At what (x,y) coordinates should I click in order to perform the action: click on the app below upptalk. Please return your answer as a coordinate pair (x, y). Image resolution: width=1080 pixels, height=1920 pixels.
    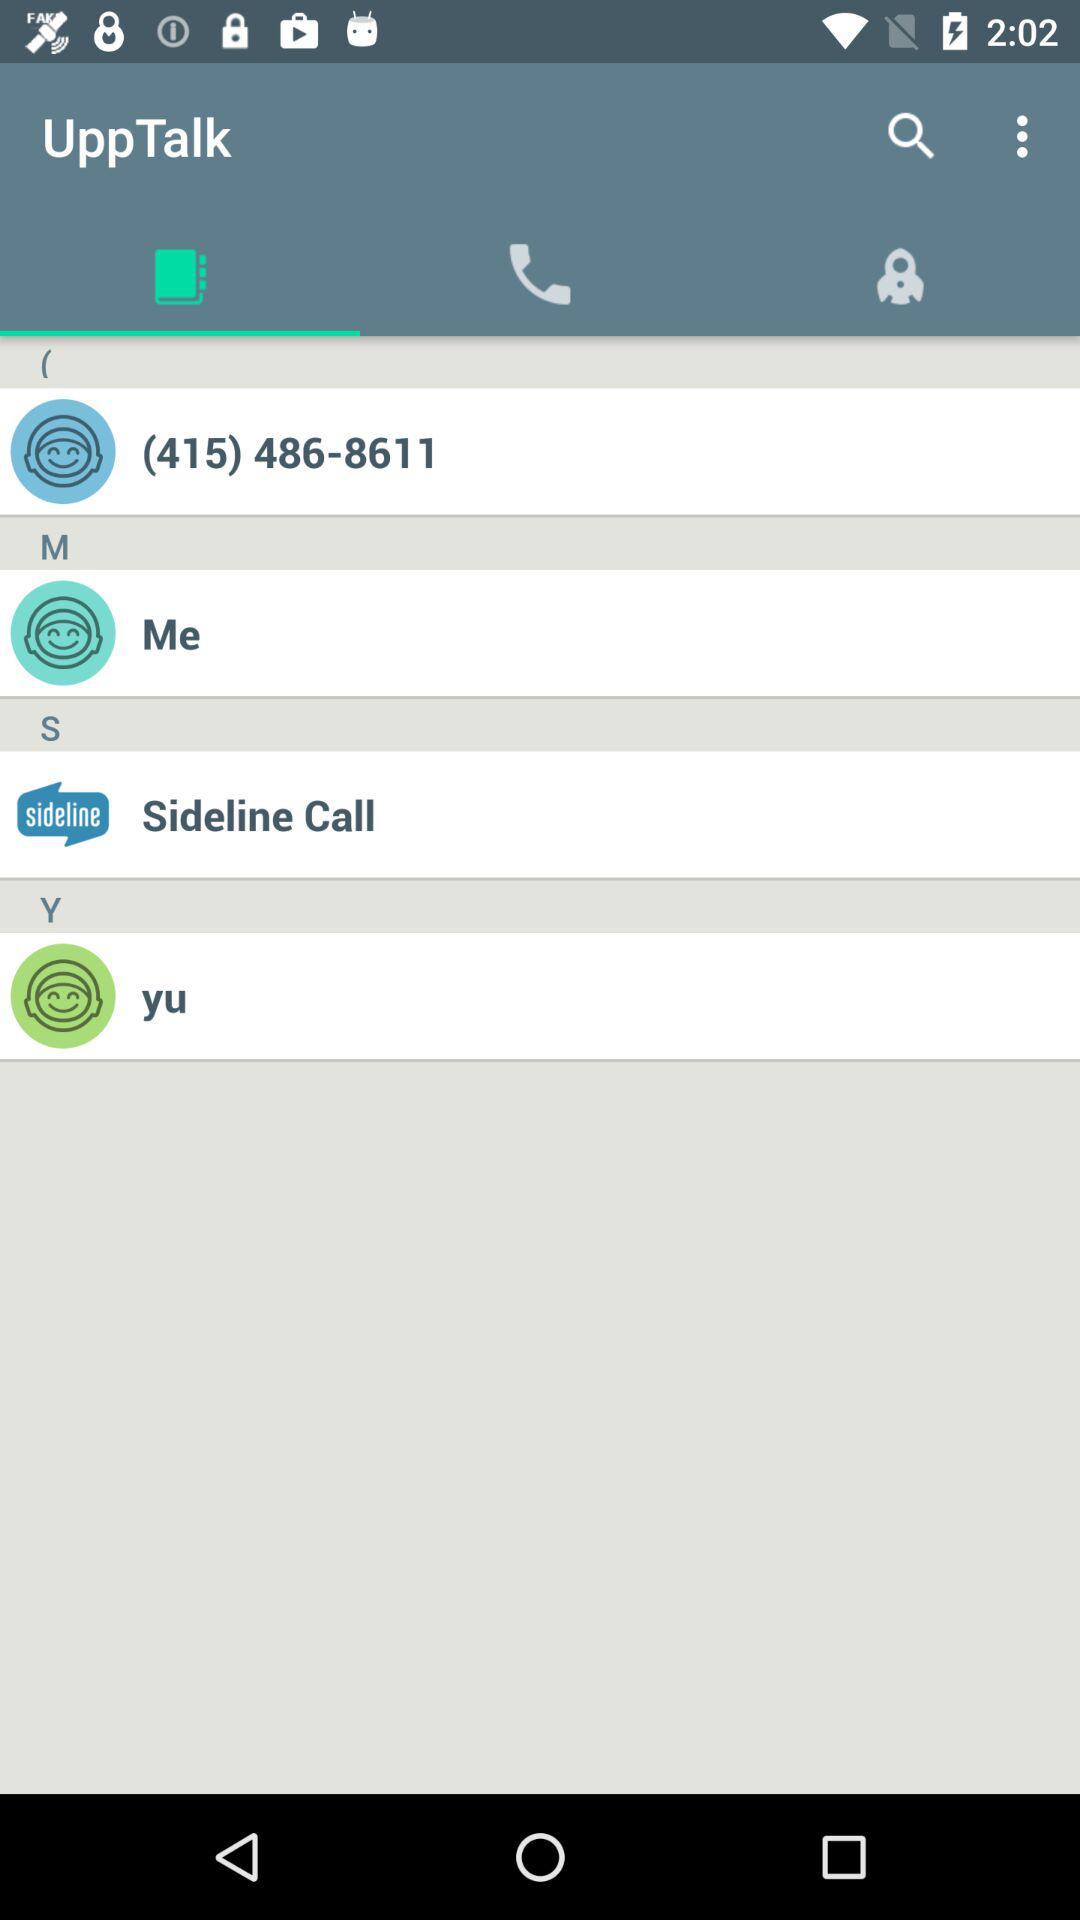
    Looking at the image, I should click on (45, 362).